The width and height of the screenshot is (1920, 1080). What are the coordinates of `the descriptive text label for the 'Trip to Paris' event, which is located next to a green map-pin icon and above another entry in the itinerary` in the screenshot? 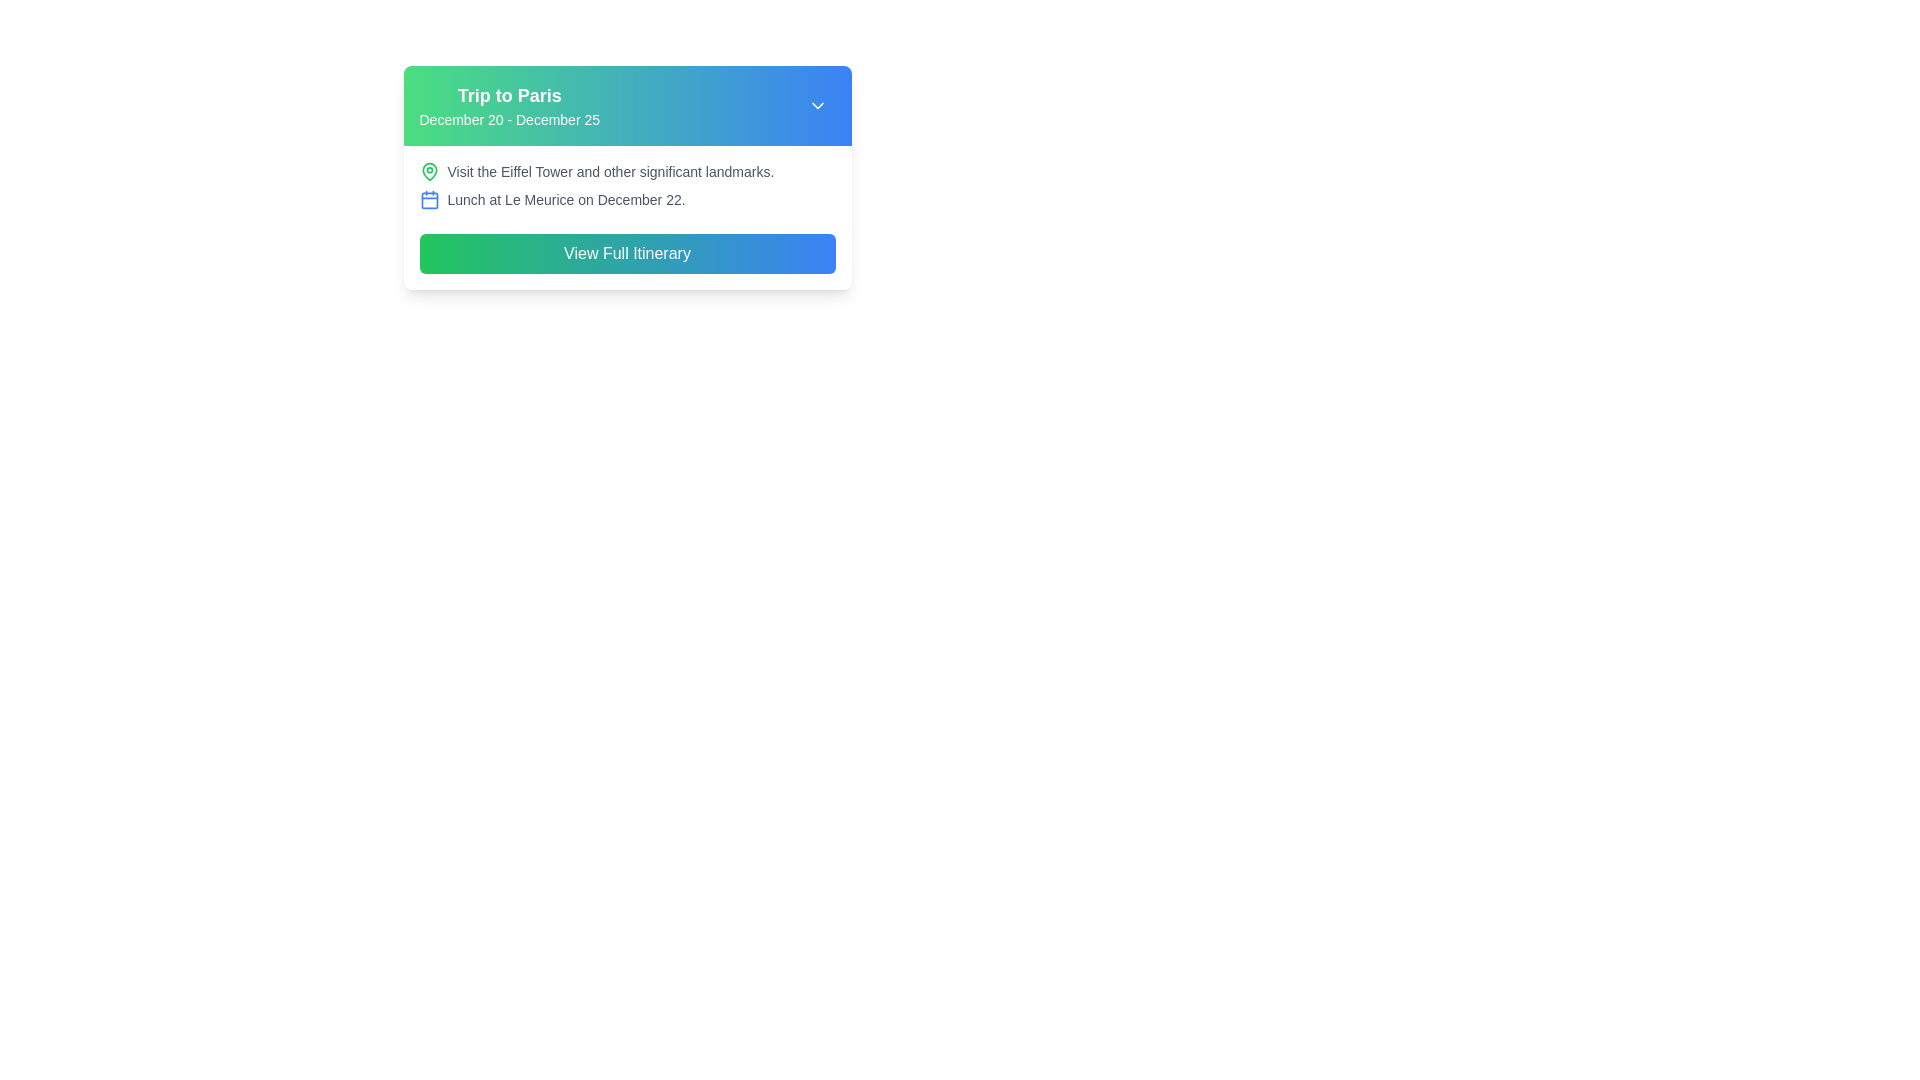 It's located at (609, 171).